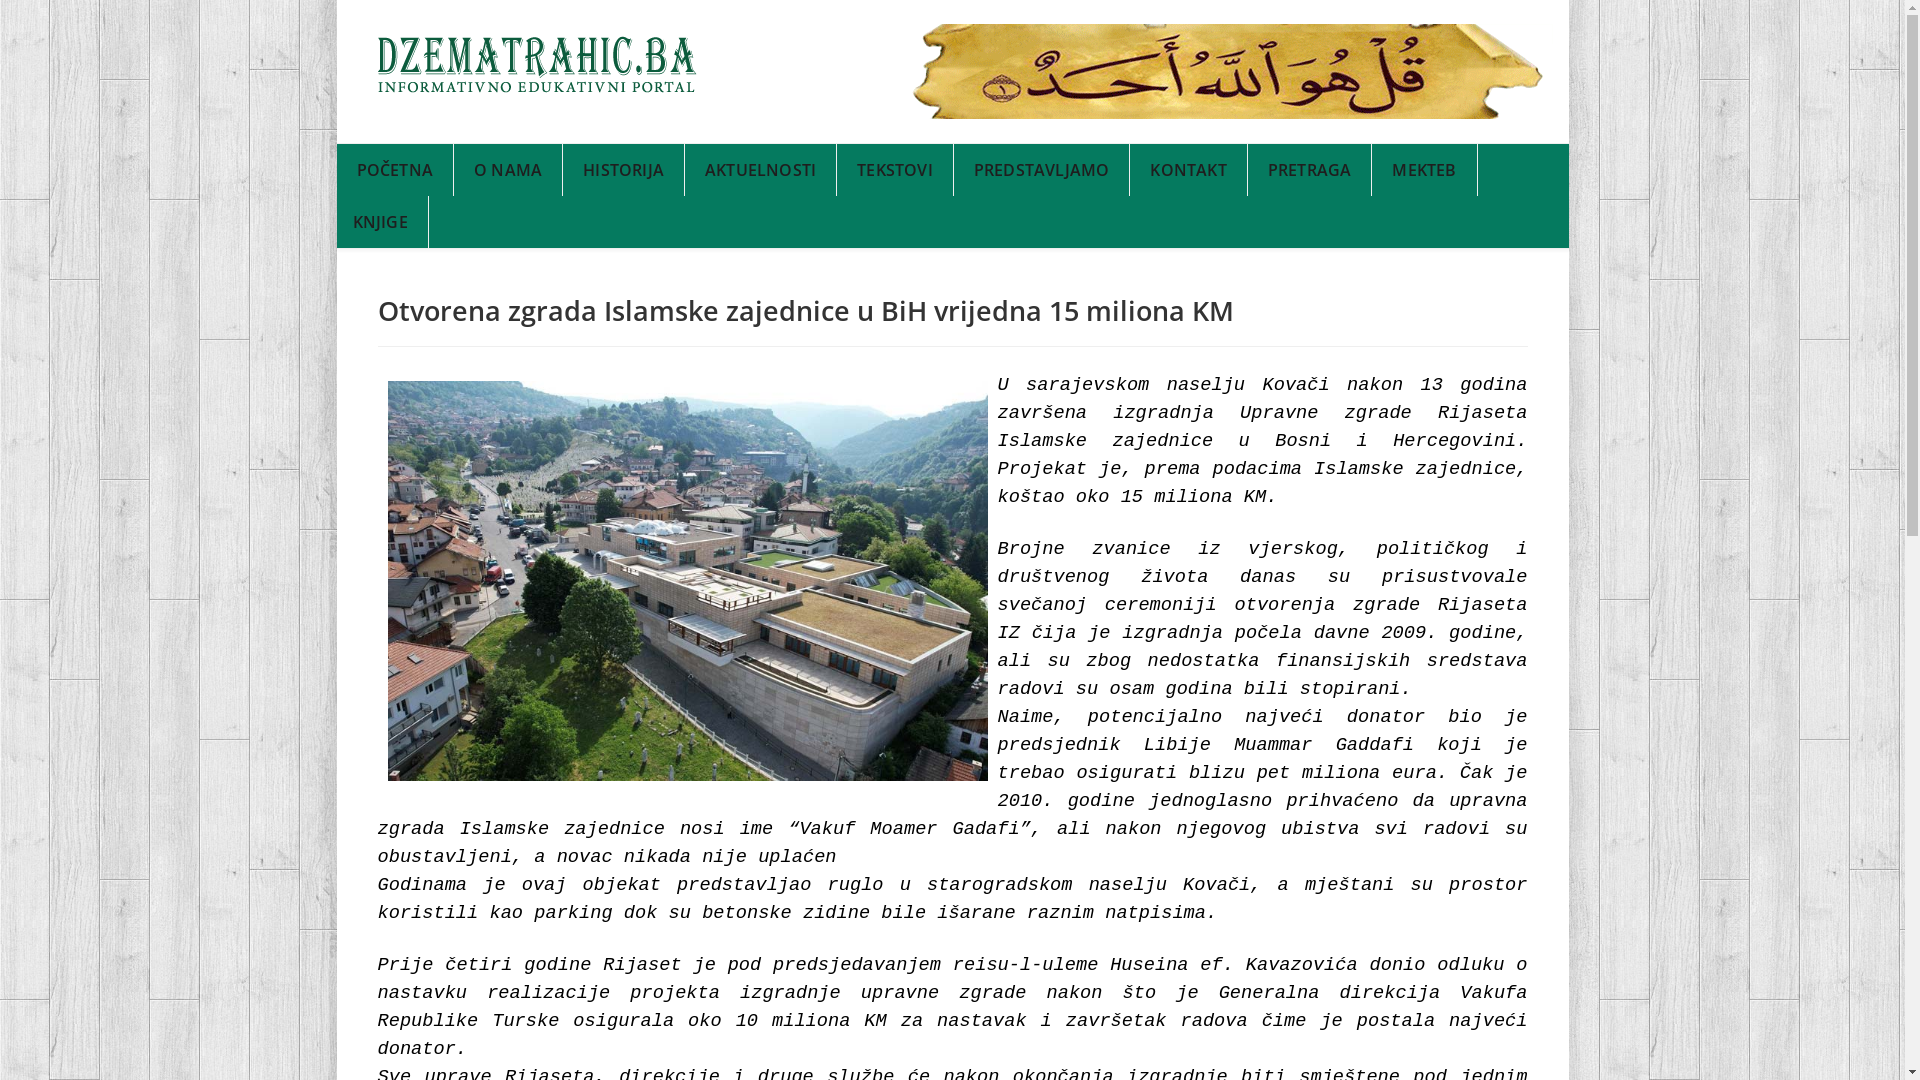 The image size is (1920, 1080). I want to click on 'KNJIGE', so click(379, 222).